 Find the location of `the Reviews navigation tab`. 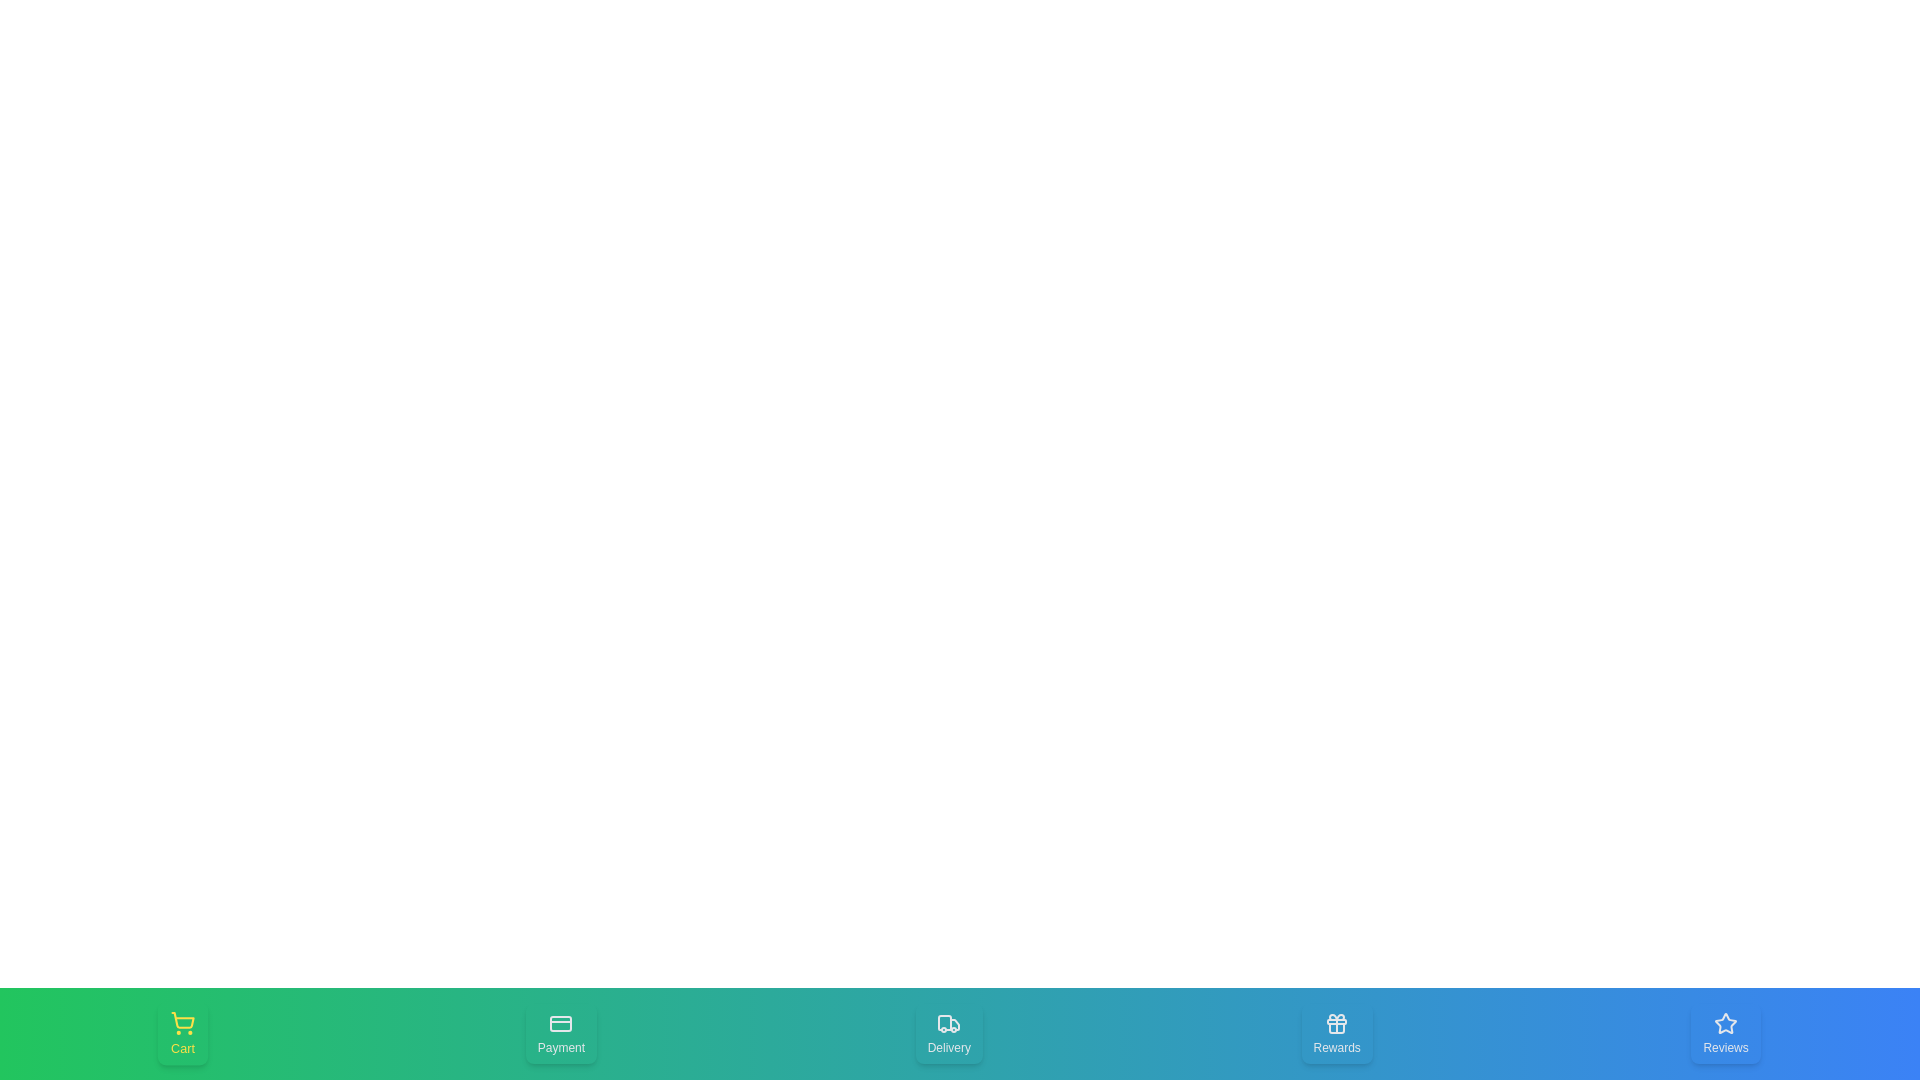

the Reviews navigation tab is located at coordinates (1725, 1033).